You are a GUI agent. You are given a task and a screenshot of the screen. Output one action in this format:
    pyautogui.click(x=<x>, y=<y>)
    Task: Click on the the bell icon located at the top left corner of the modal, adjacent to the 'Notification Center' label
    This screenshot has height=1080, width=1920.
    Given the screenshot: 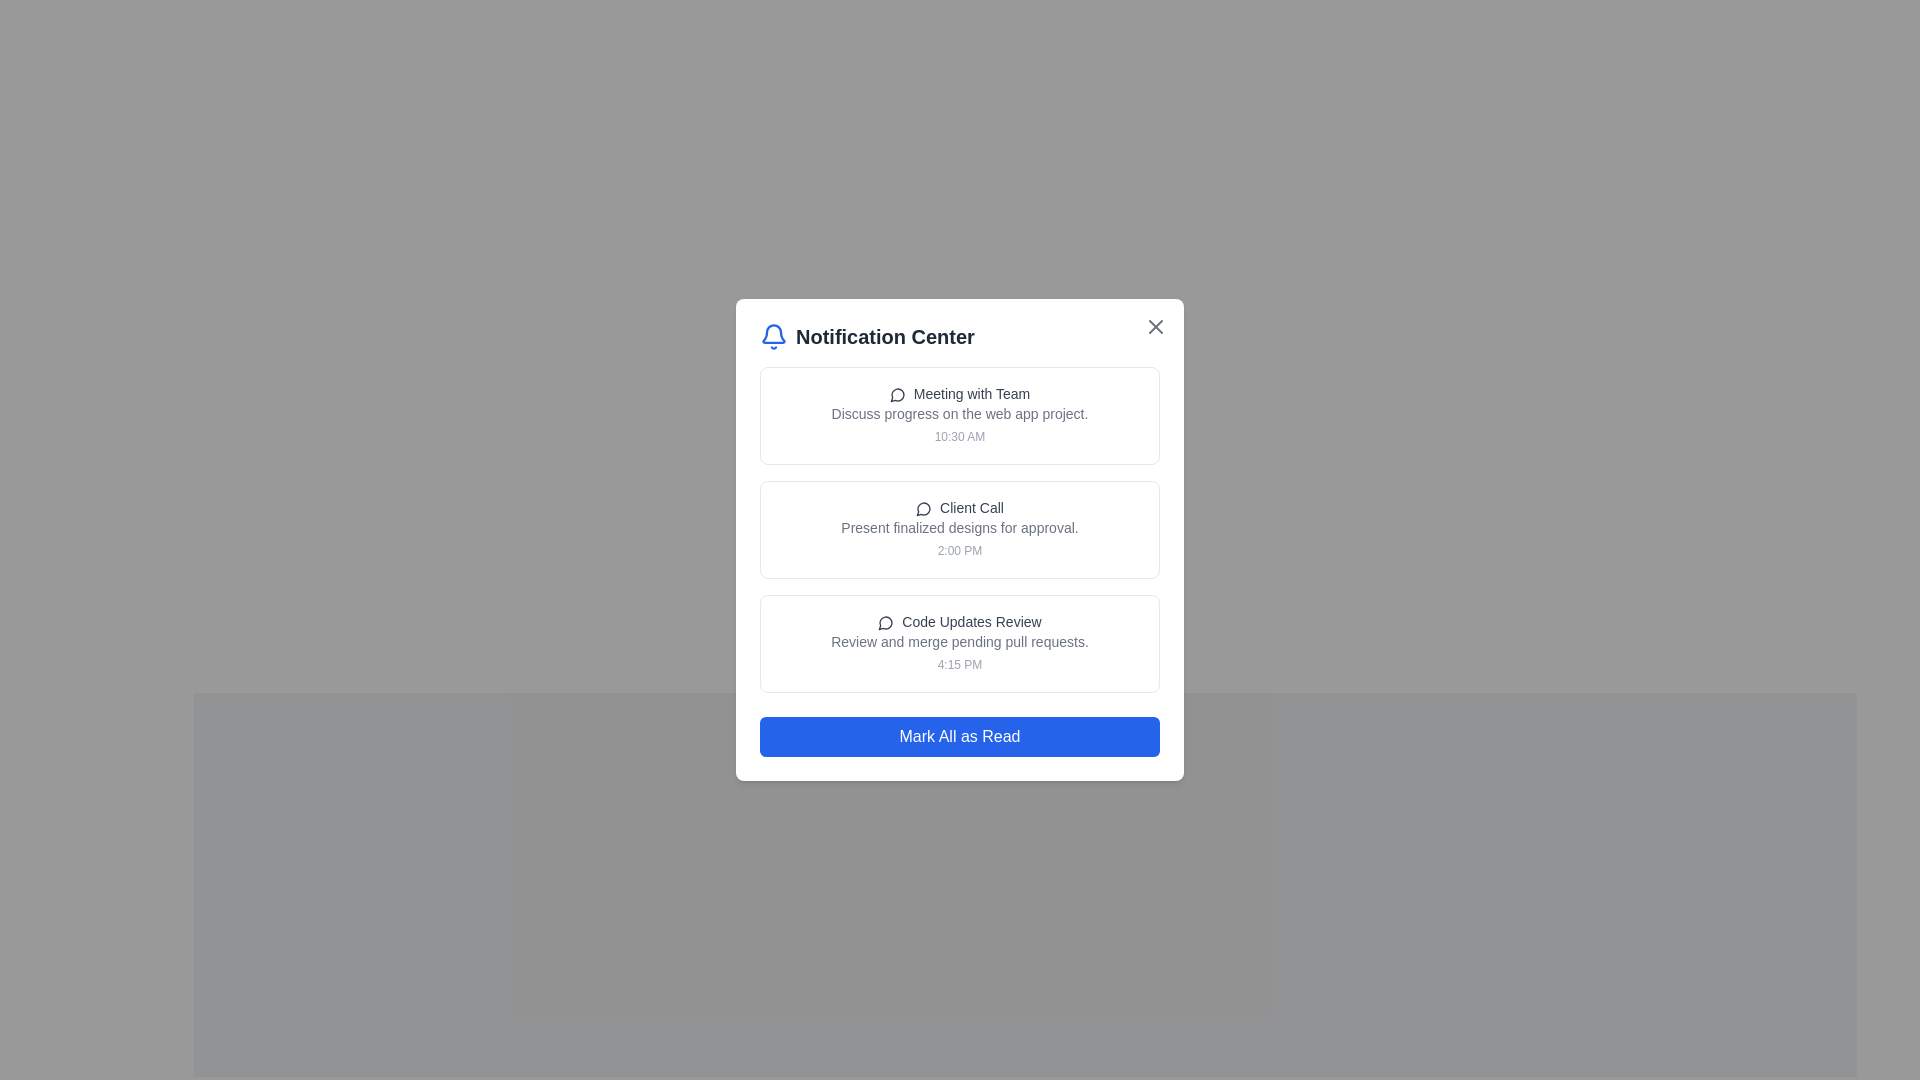 What is the action you would take?
    pyautogui.click(x=772, y=335)
    